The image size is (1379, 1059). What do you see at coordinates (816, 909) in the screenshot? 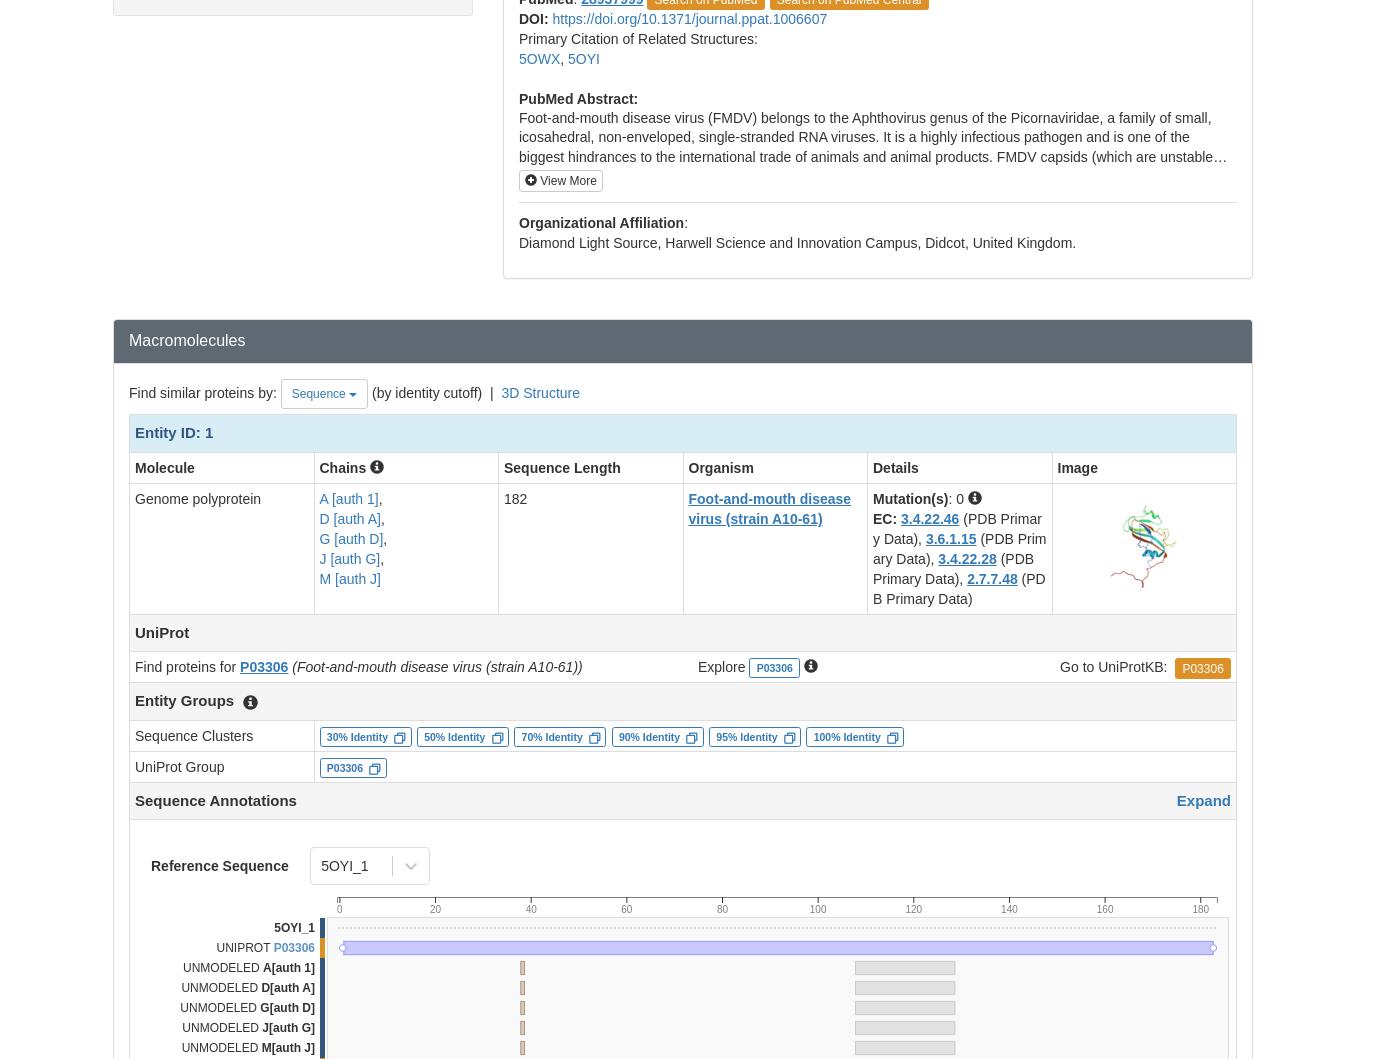
I see `'100'` at bounding box center [816, 909].